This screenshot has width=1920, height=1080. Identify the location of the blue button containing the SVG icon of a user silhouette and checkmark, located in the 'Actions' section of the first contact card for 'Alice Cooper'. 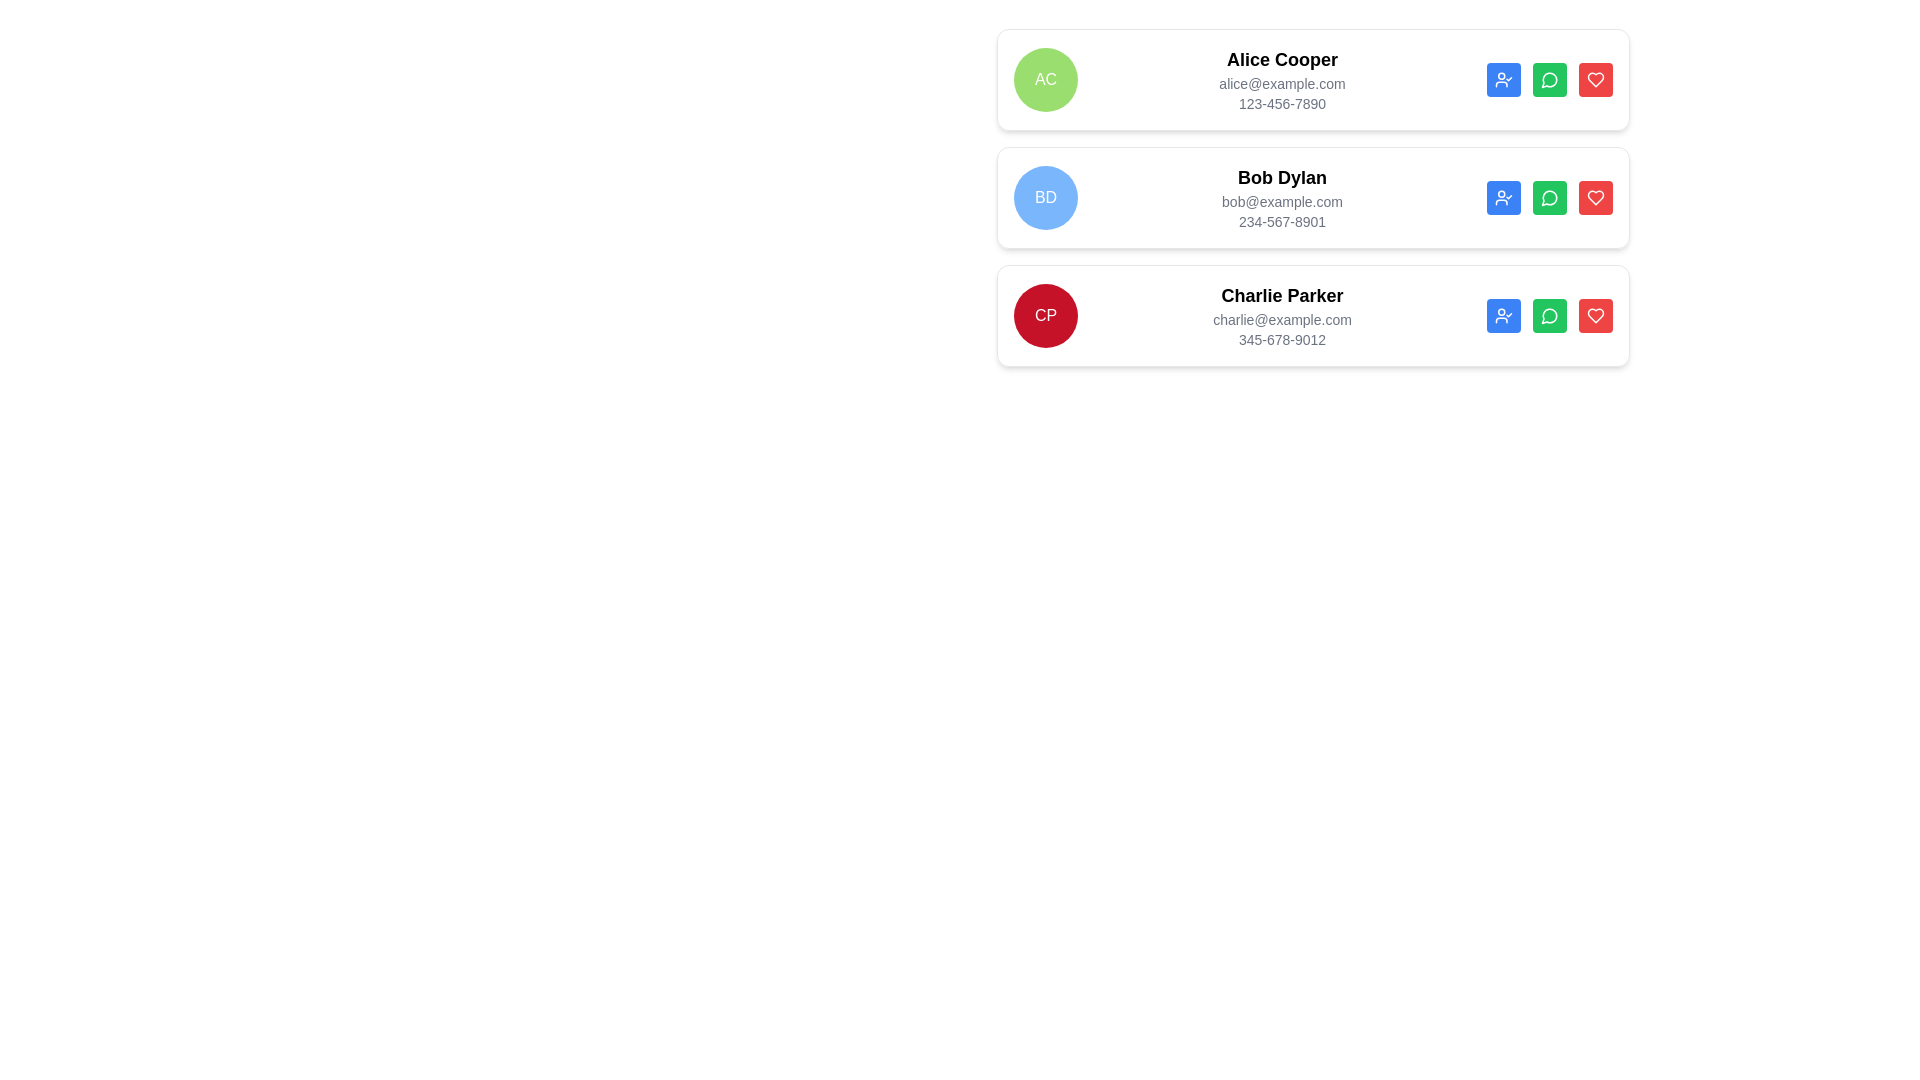
(1503, 79).